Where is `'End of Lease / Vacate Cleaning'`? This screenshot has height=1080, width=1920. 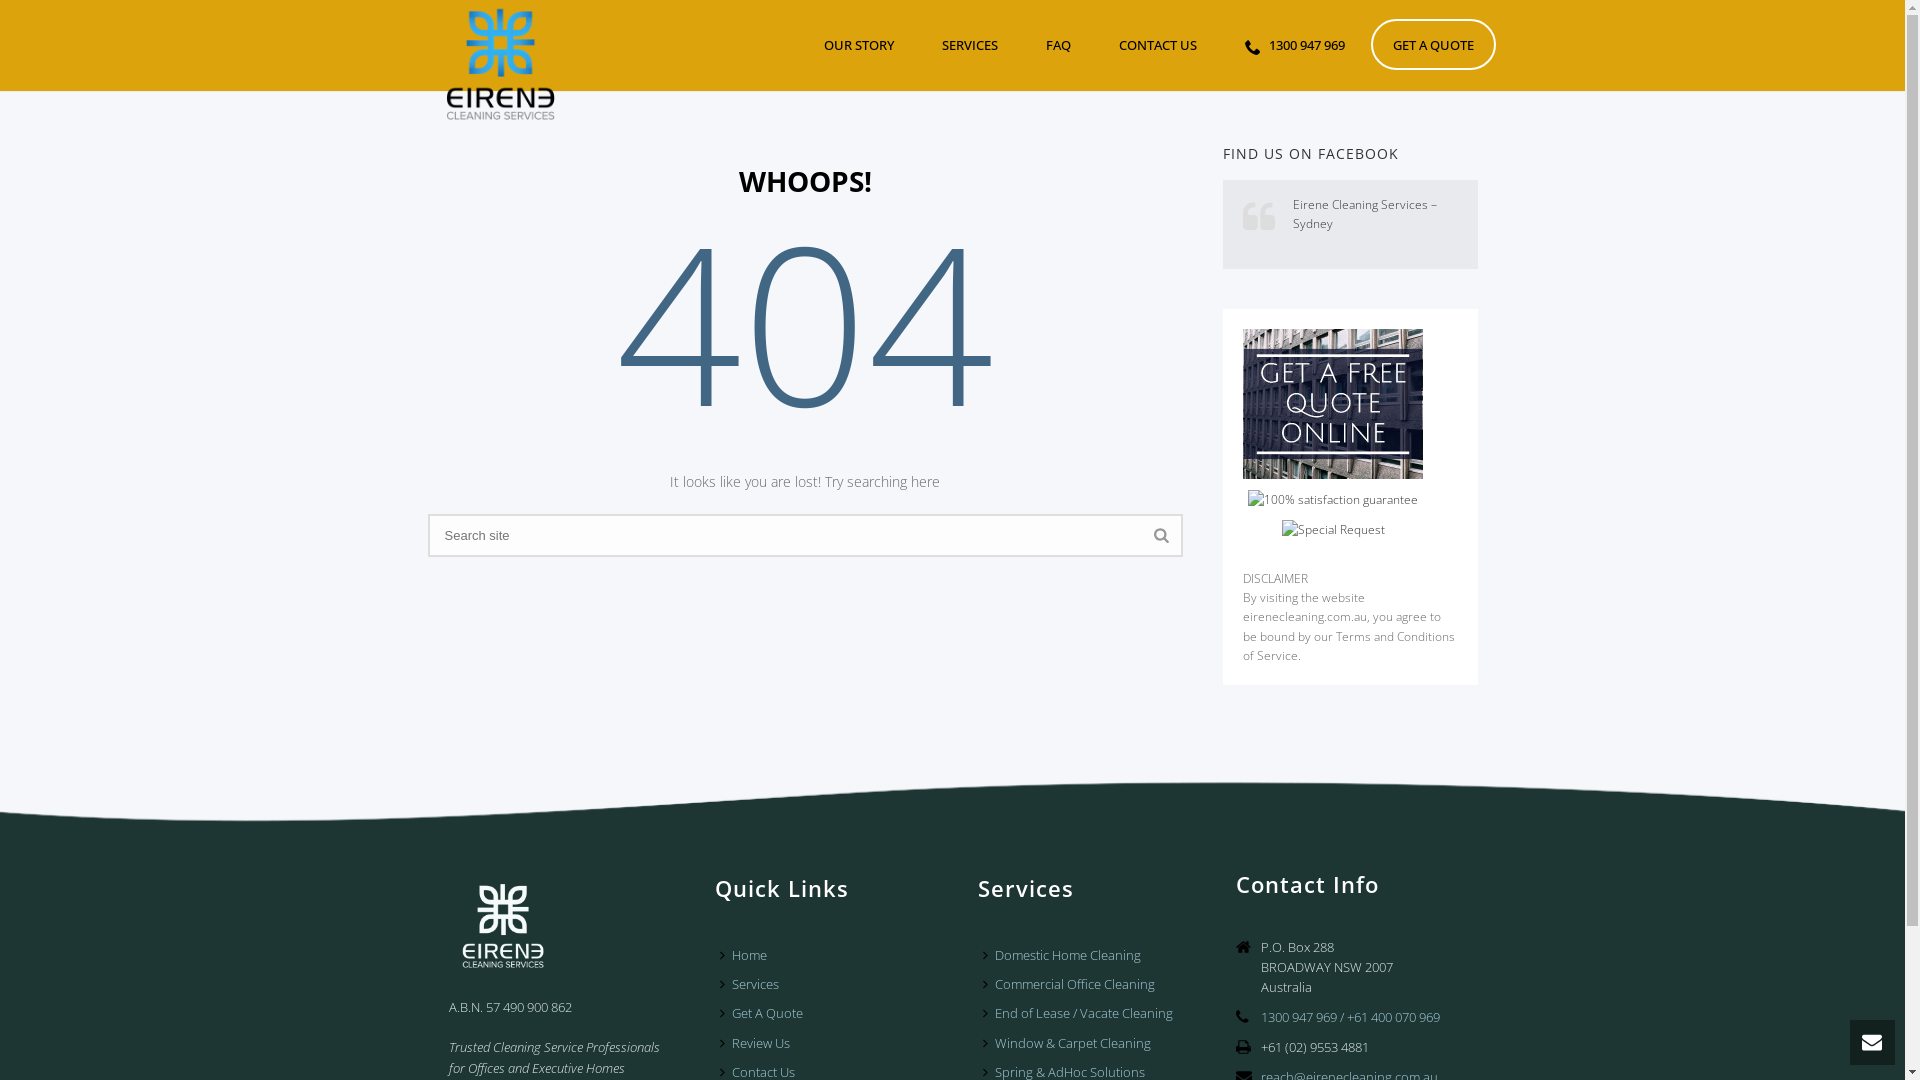
'End of Lease / Vacate Cleaning' is located at coordinates (1082, 1013).